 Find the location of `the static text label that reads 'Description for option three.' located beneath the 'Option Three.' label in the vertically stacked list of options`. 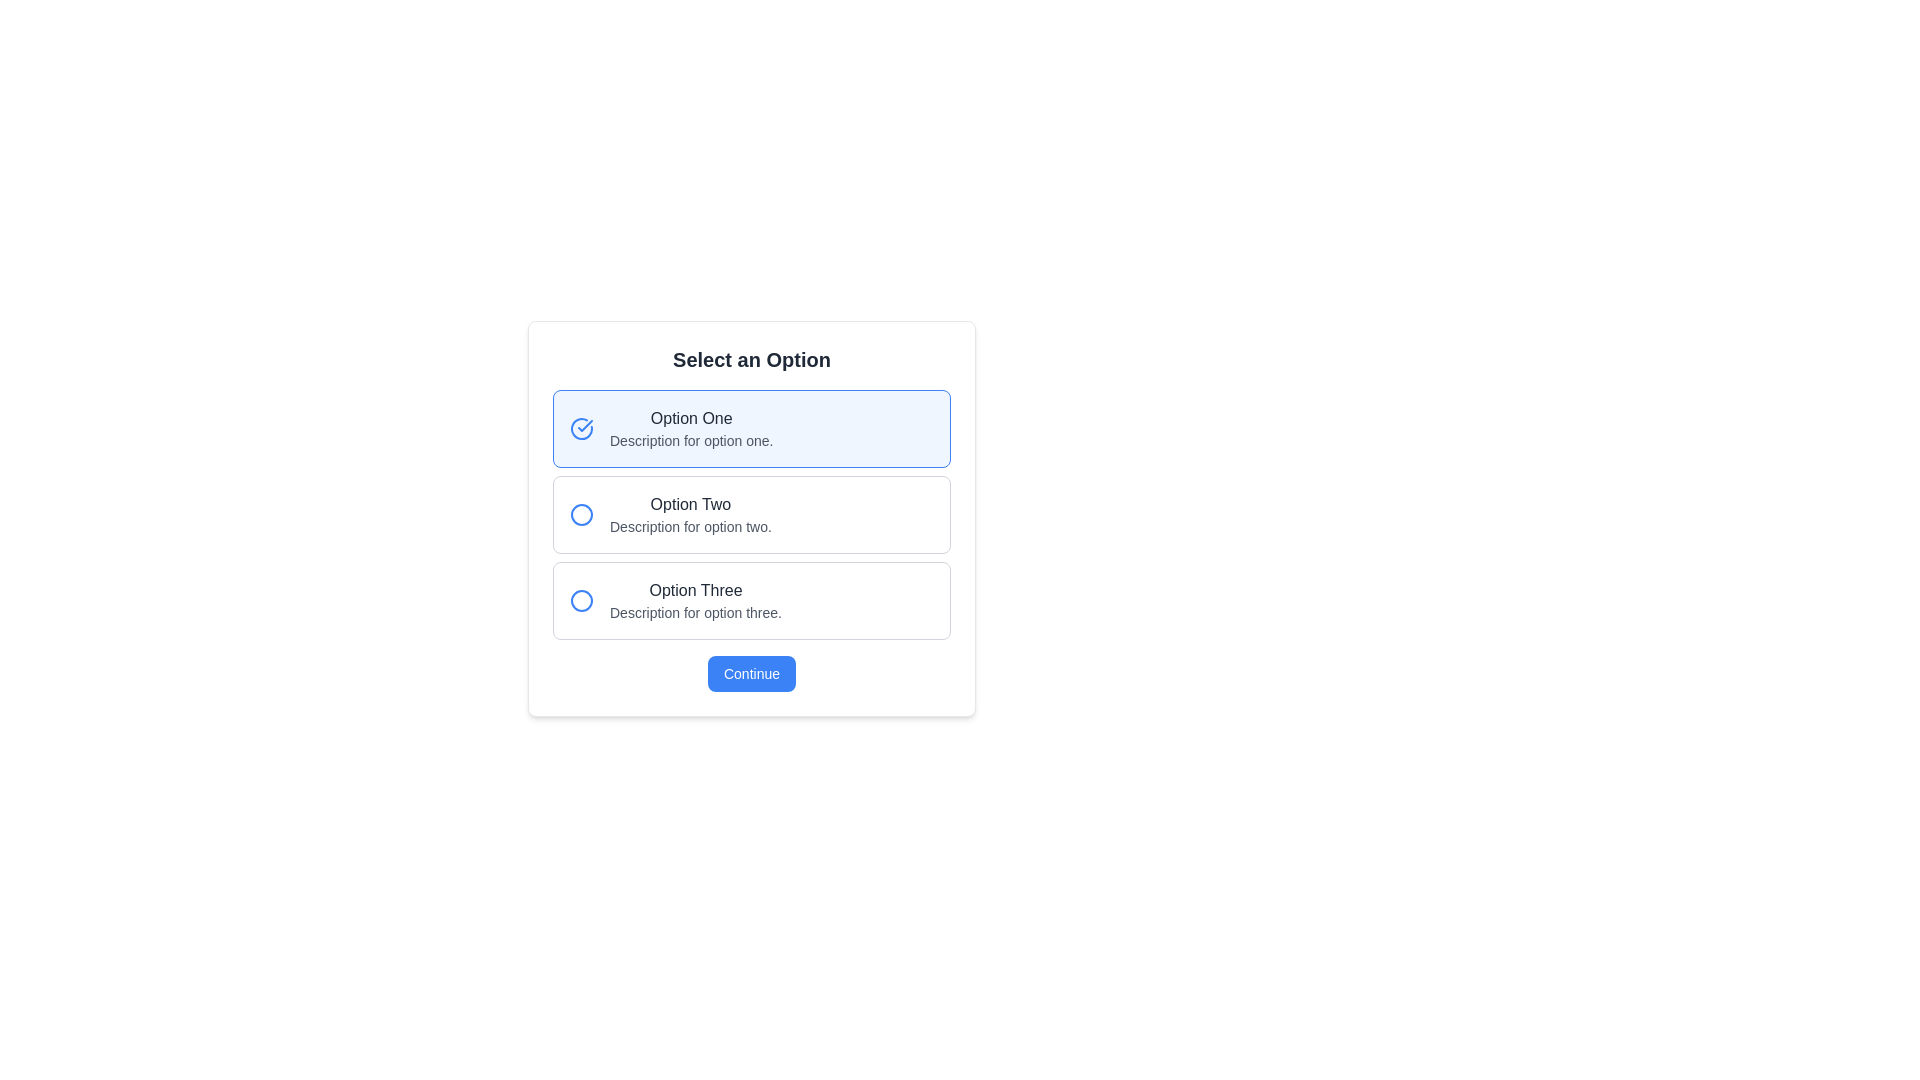

the static text label that reads 'Description for option three.' located beneath the 'Option Three.' label in the vertically stacked list of options is located at coordinates (696, 612).